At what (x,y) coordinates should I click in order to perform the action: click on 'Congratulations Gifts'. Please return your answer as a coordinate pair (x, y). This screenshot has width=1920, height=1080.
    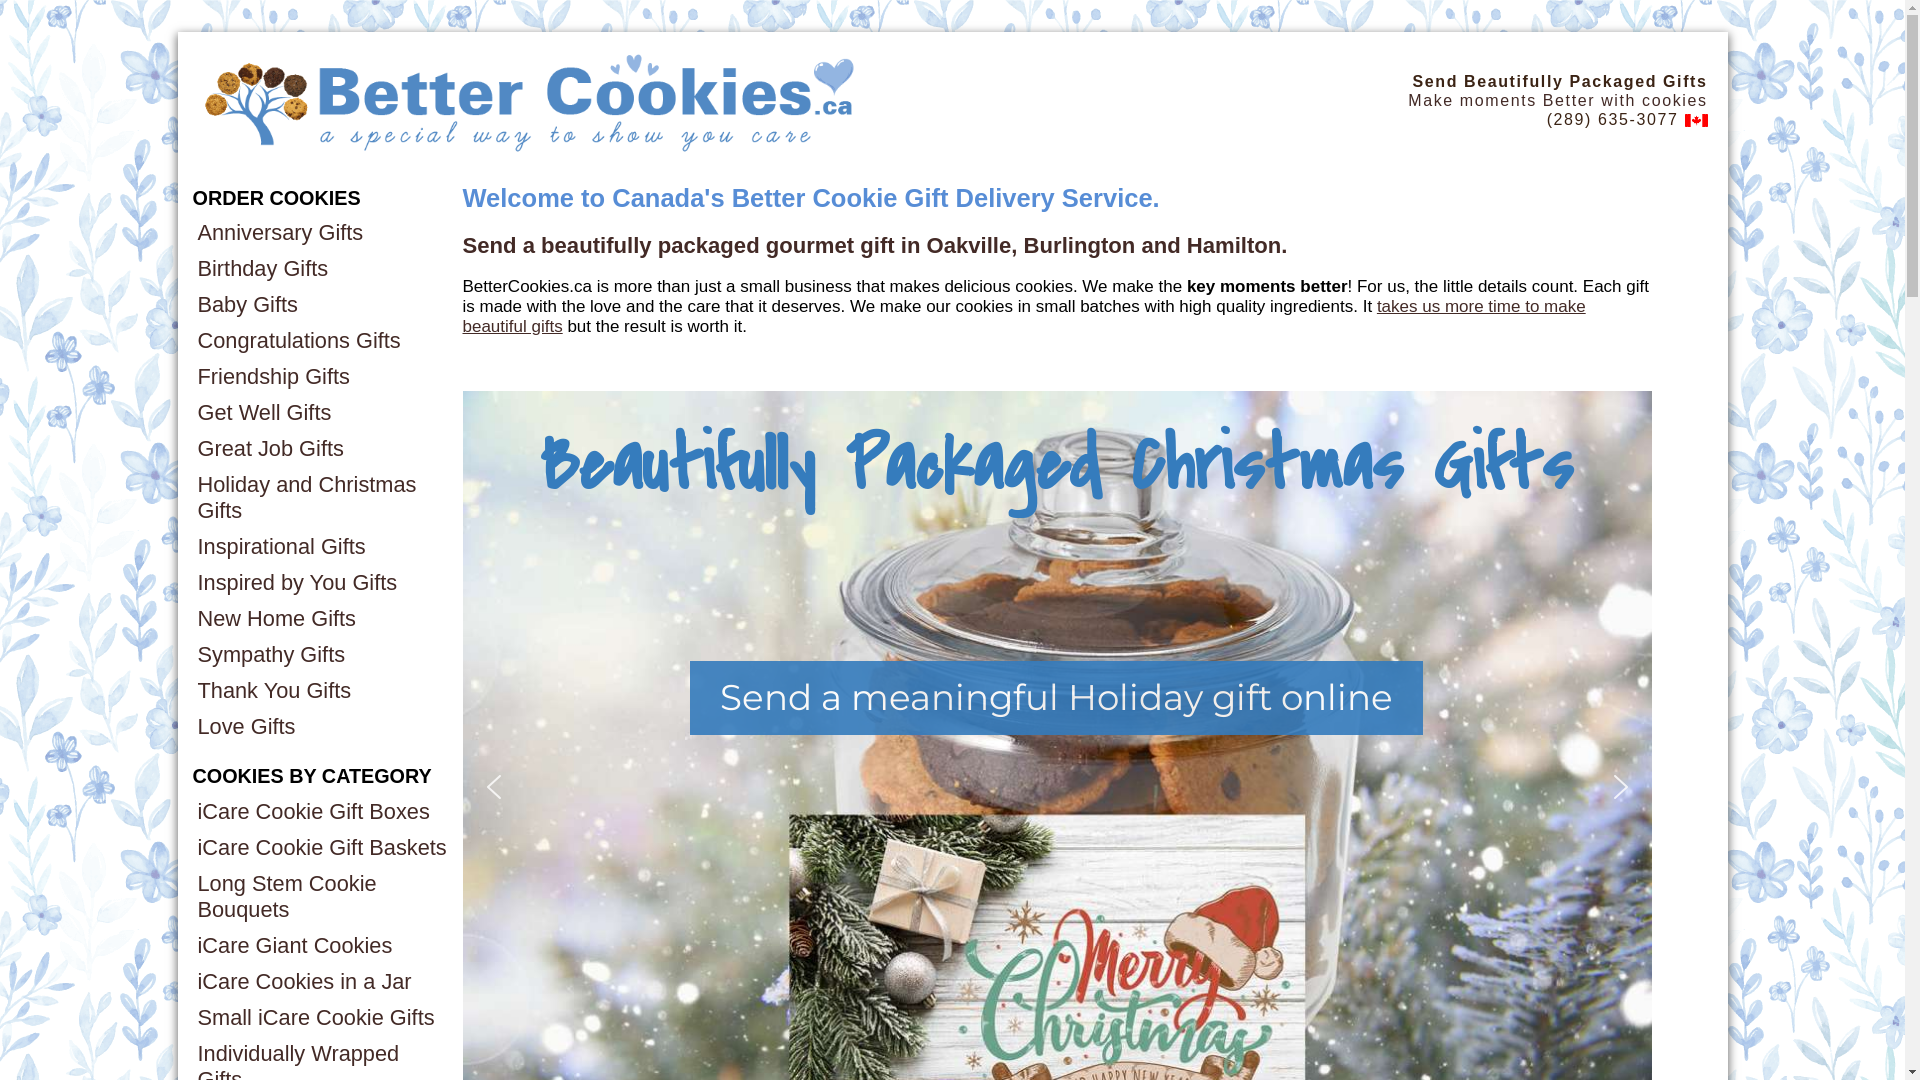
    Looking at the image, I should click on (321, 339).